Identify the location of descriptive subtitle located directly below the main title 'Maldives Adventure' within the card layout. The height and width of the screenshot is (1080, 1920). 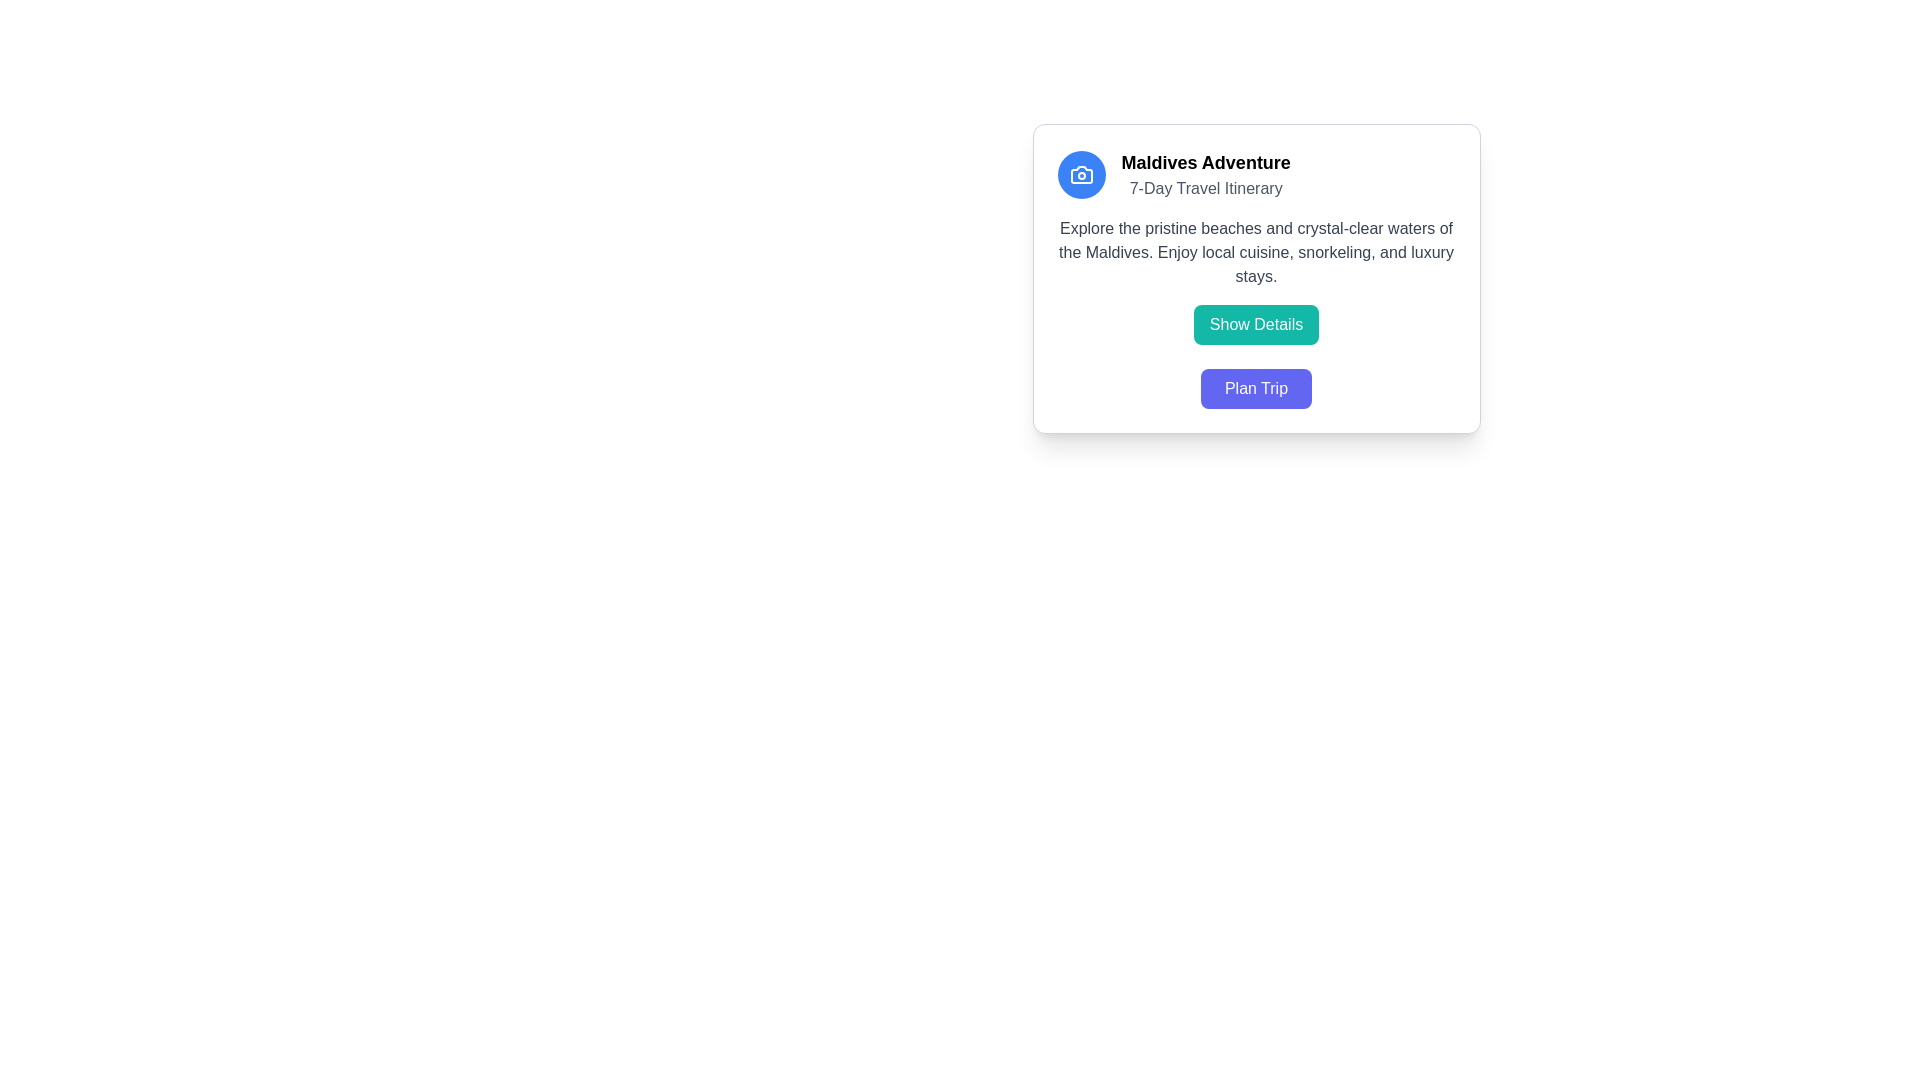
(1205, 189).